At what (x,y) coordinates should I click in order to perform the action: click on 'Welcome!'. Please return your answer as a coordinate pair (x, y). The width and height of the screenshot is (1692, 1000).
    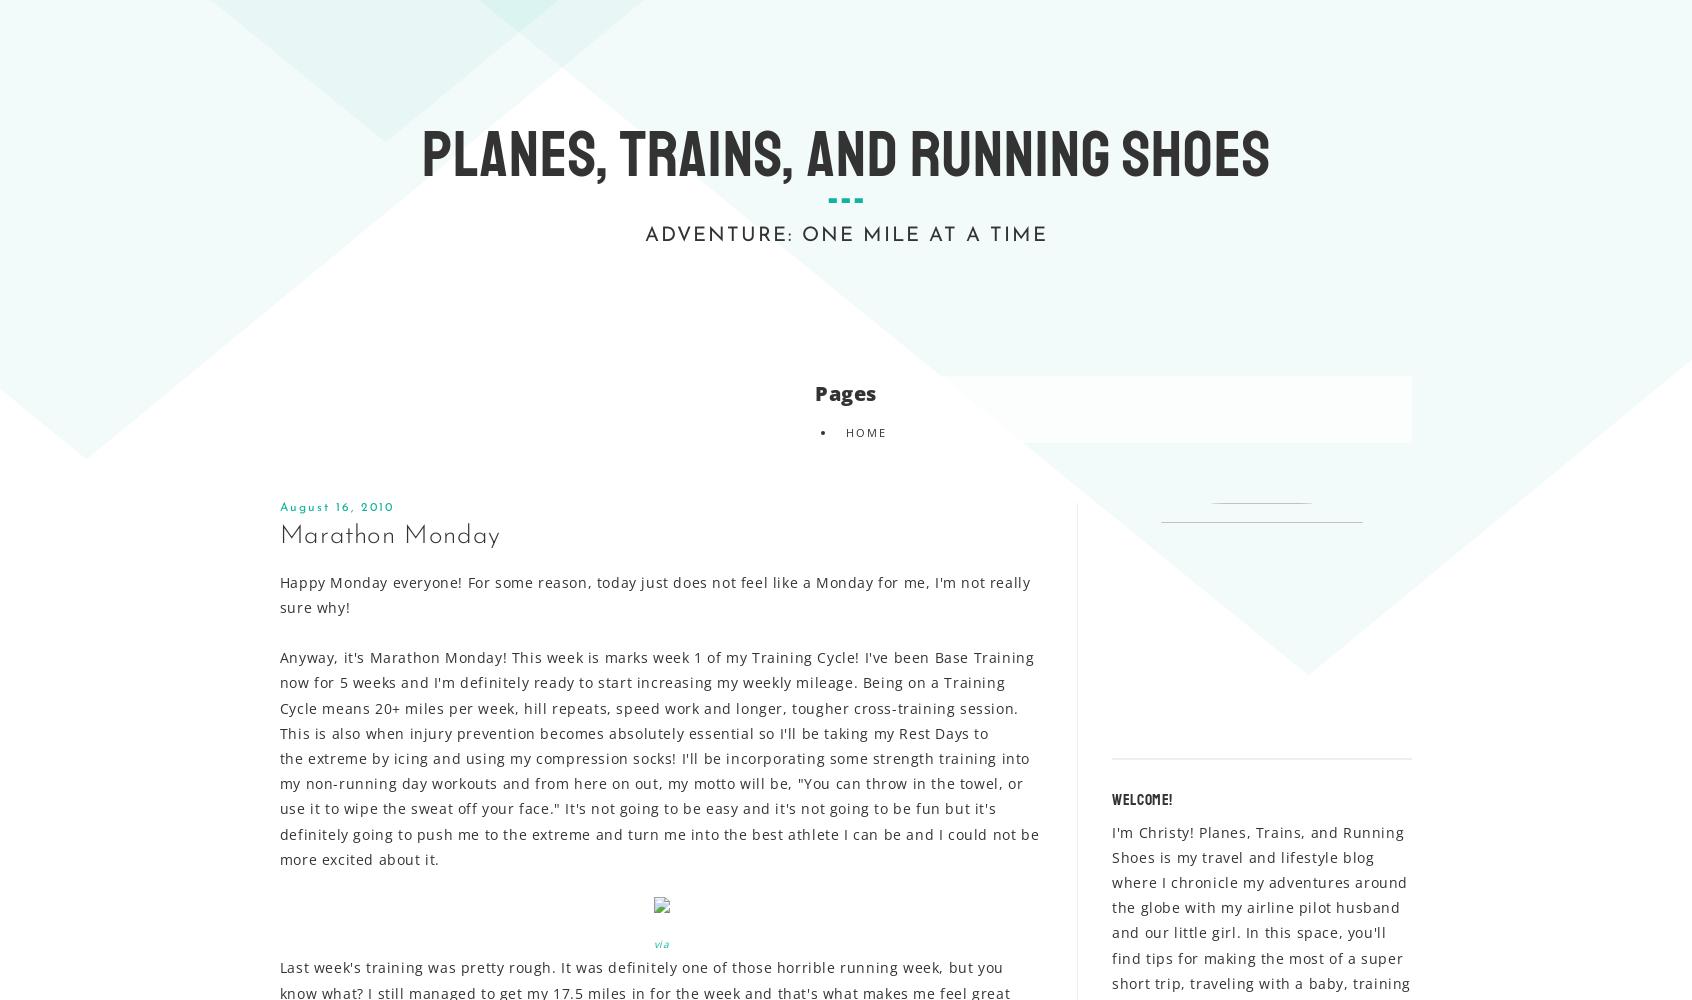
    Looking at the image, I should click on (1140, 799).